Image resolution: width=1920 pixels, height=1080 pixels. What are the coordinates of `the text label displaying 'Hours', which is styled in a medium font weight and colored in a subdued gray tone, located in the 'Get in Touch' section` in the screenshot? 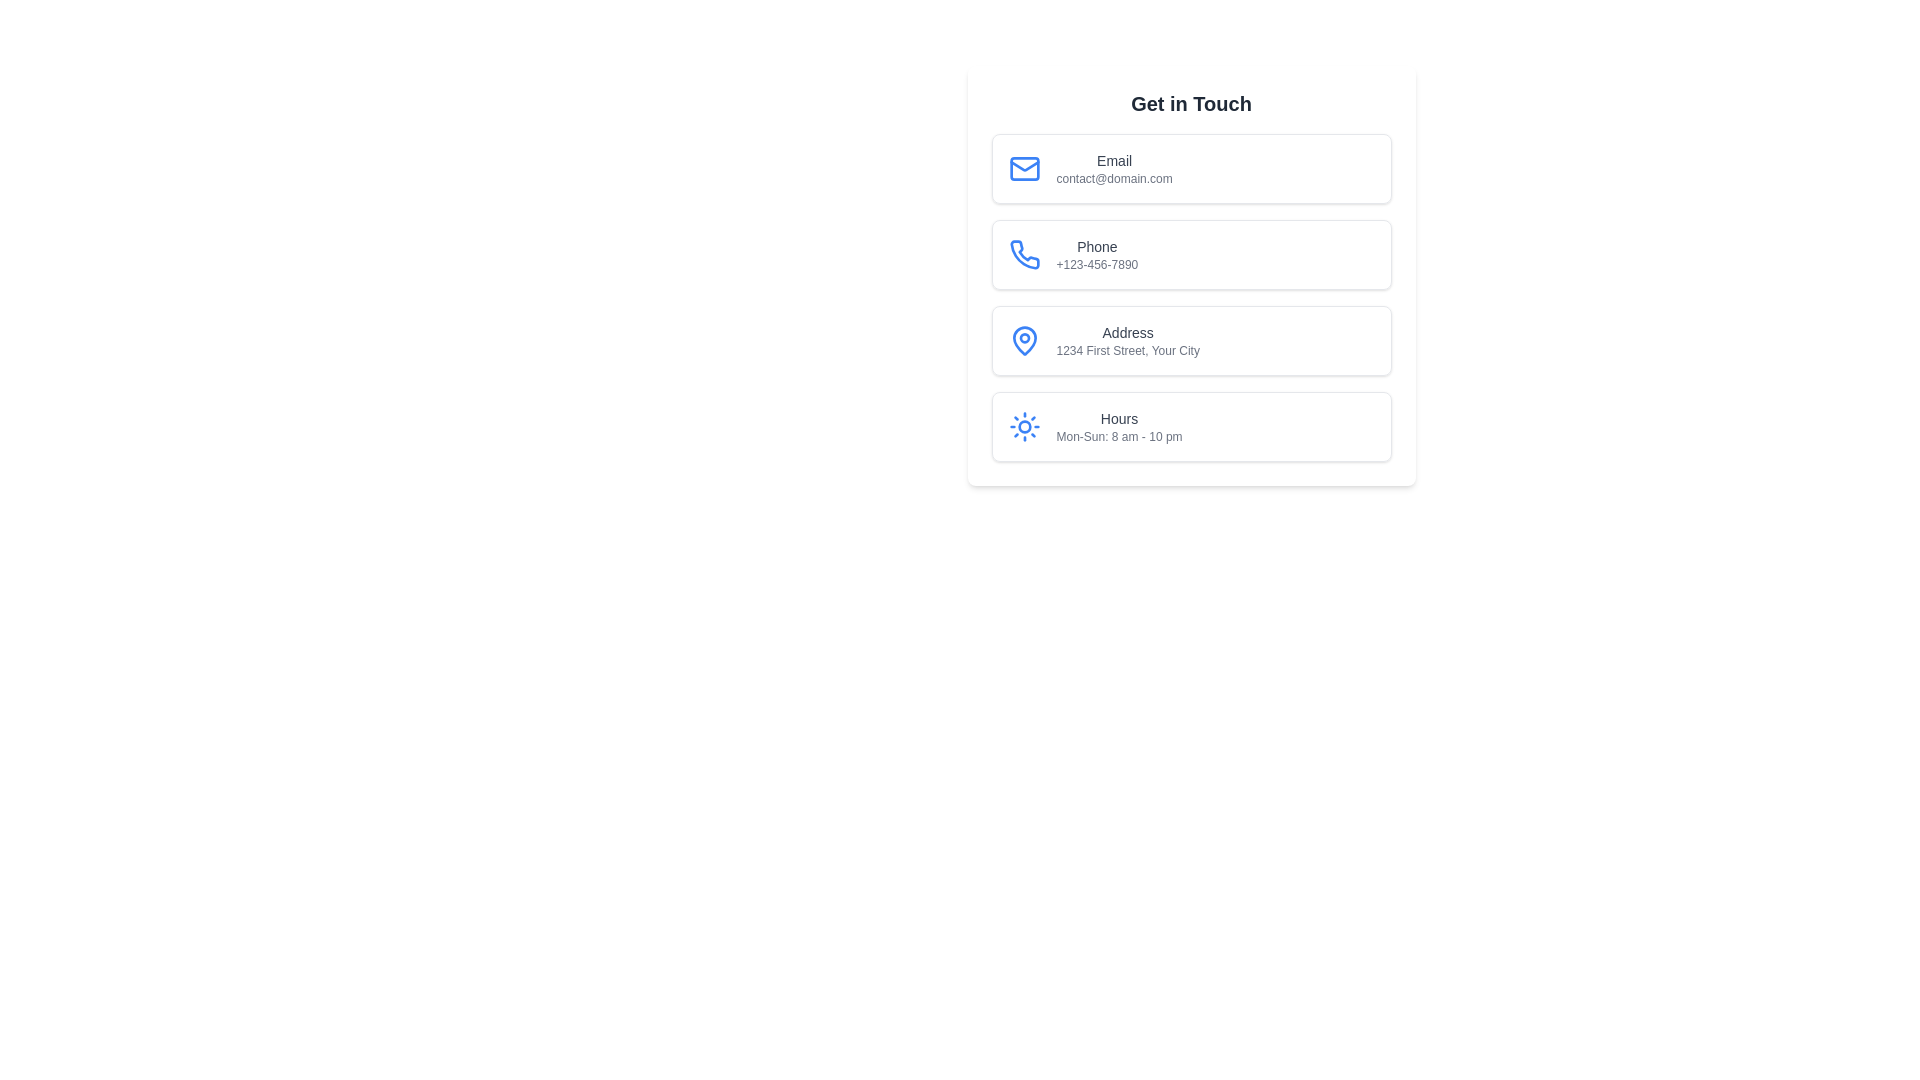 It's located at (1118, 418).